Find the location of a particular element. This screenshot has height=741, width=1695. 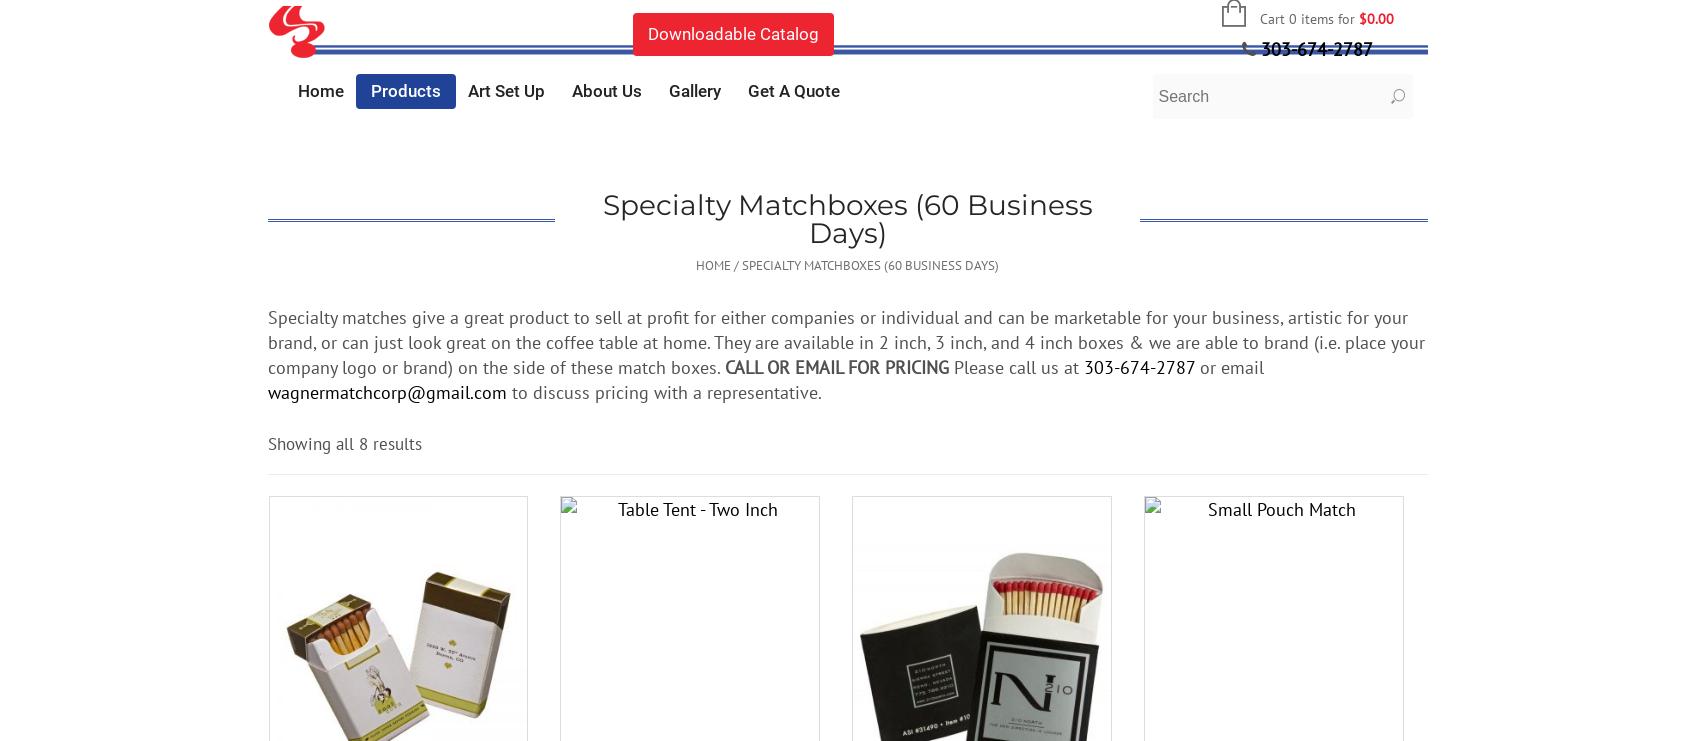

'Art Set Up' is located at coordinates (504, 90).